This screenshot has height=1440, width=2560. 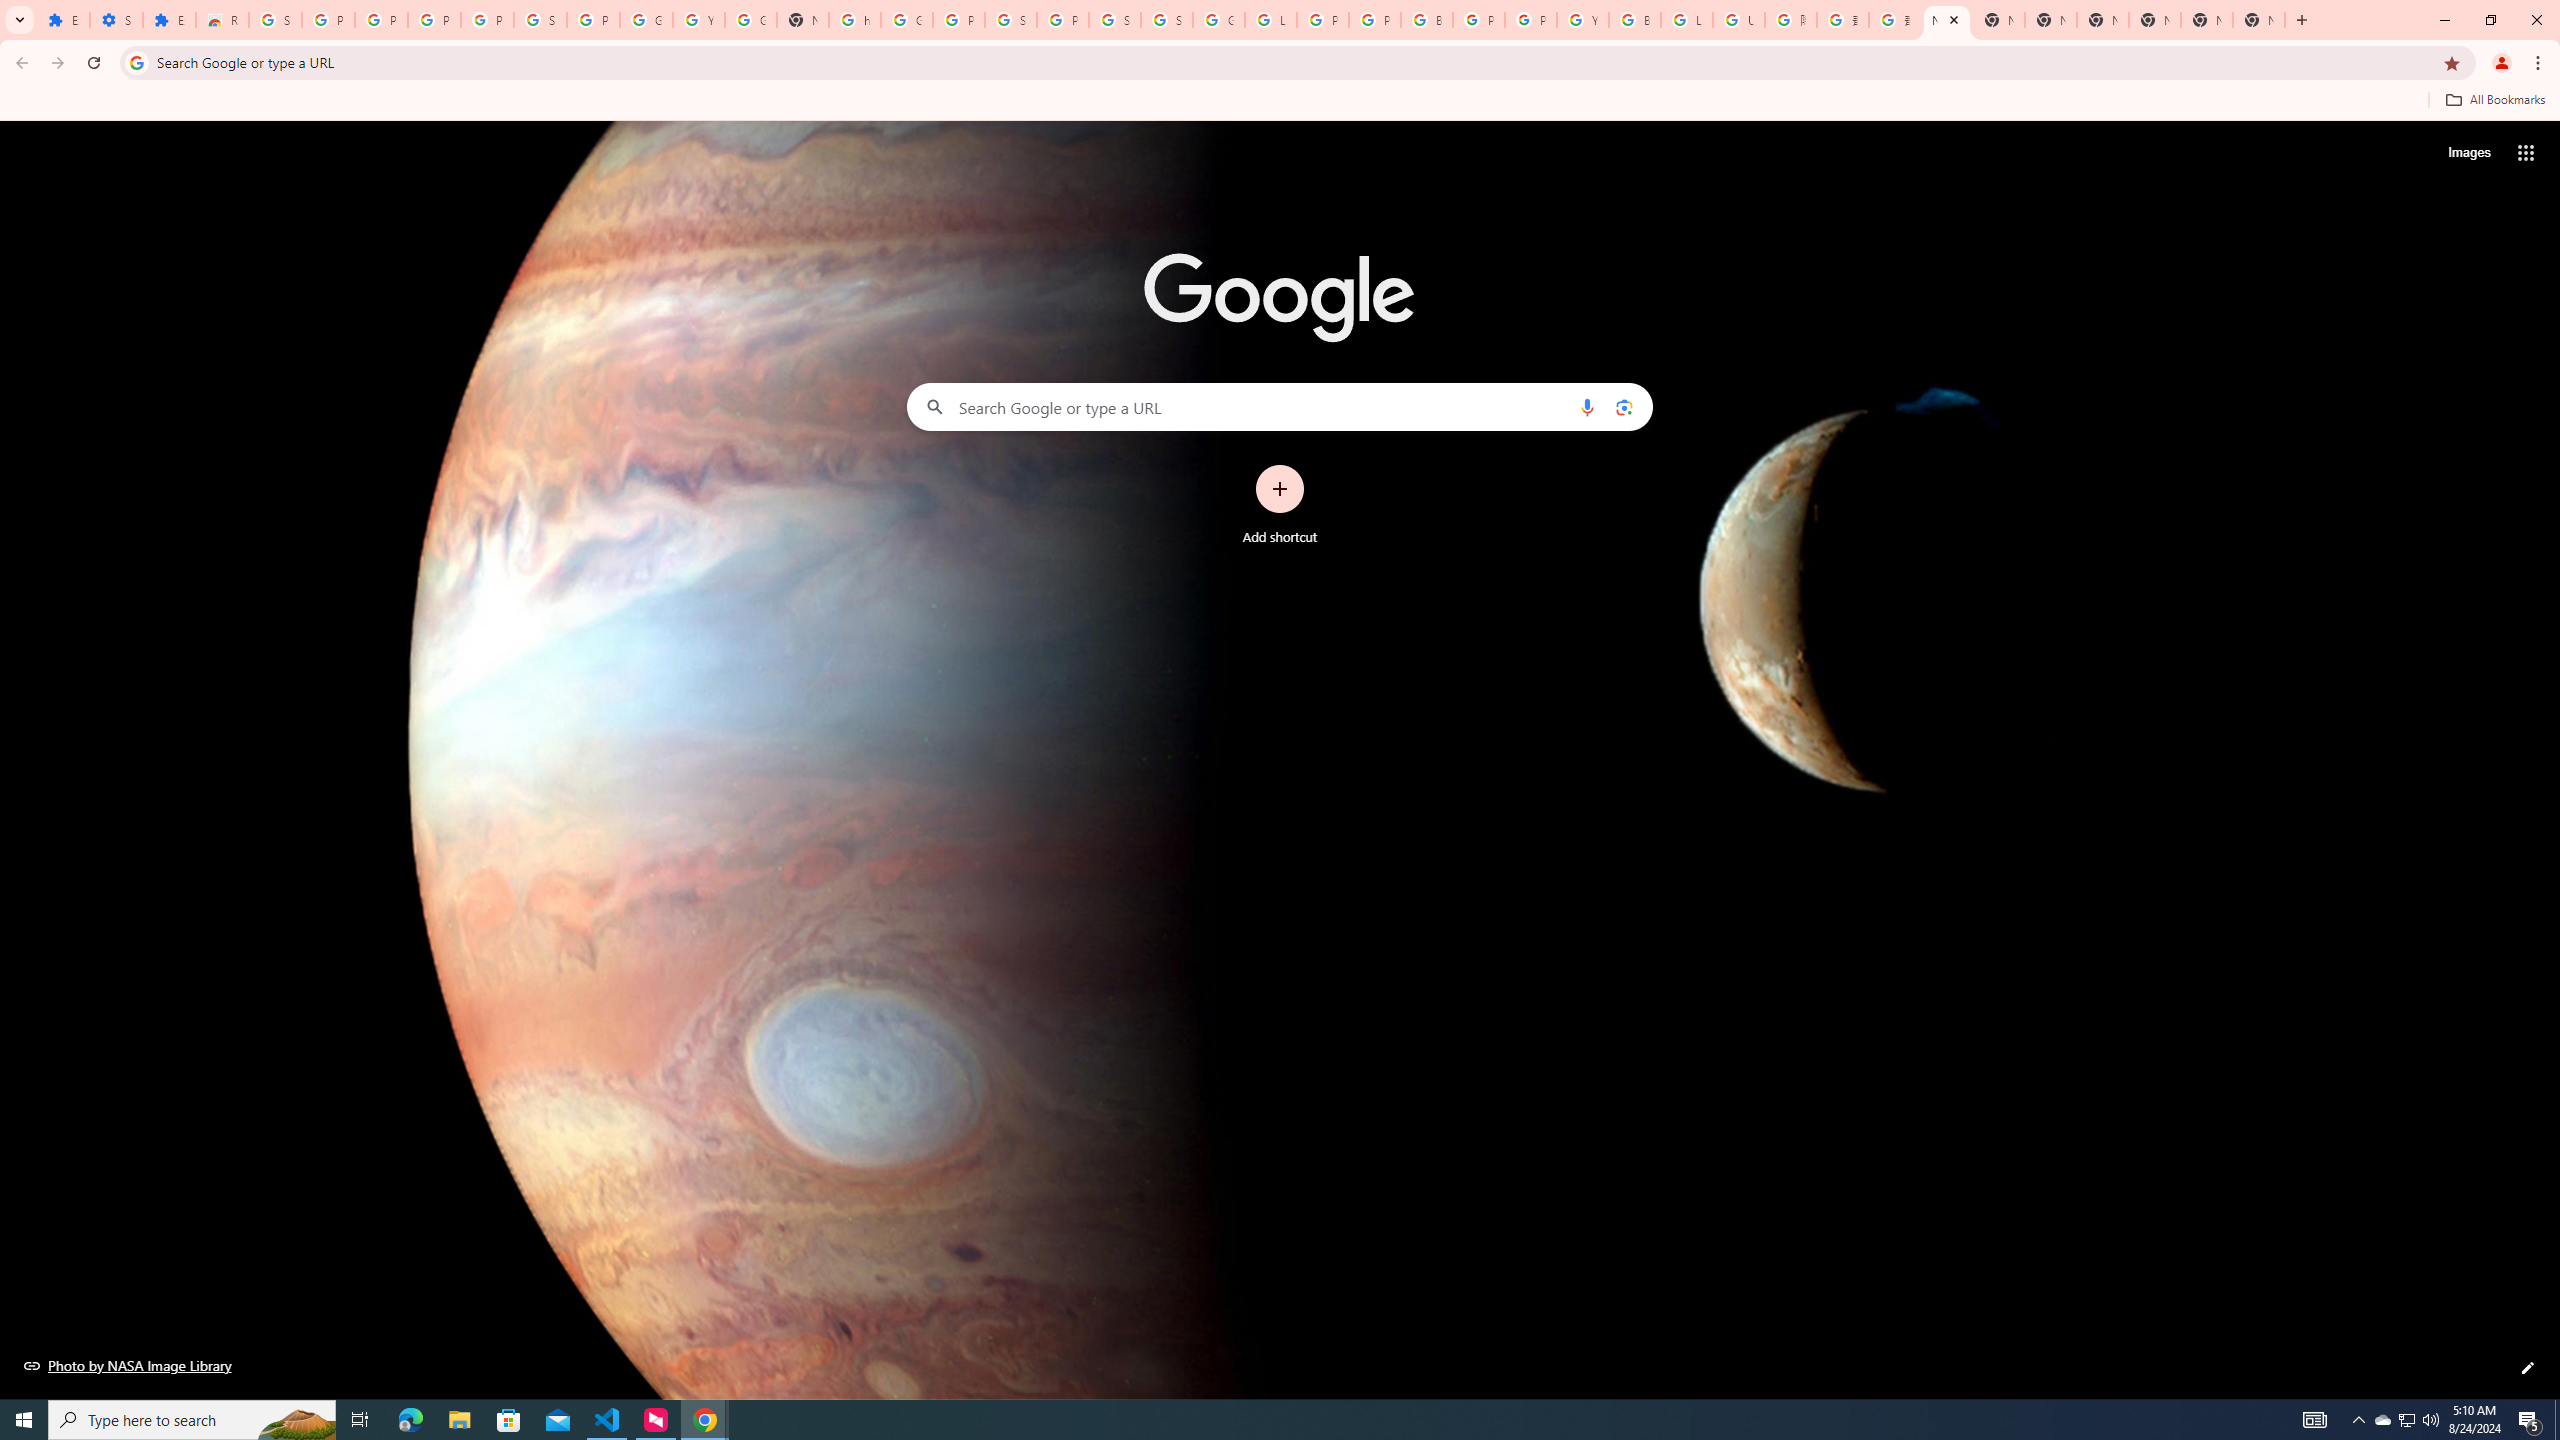 What do you see at coordinates (115, 19) in the screenshot?
I see `'Settings'` at bounding box center [115, 19].